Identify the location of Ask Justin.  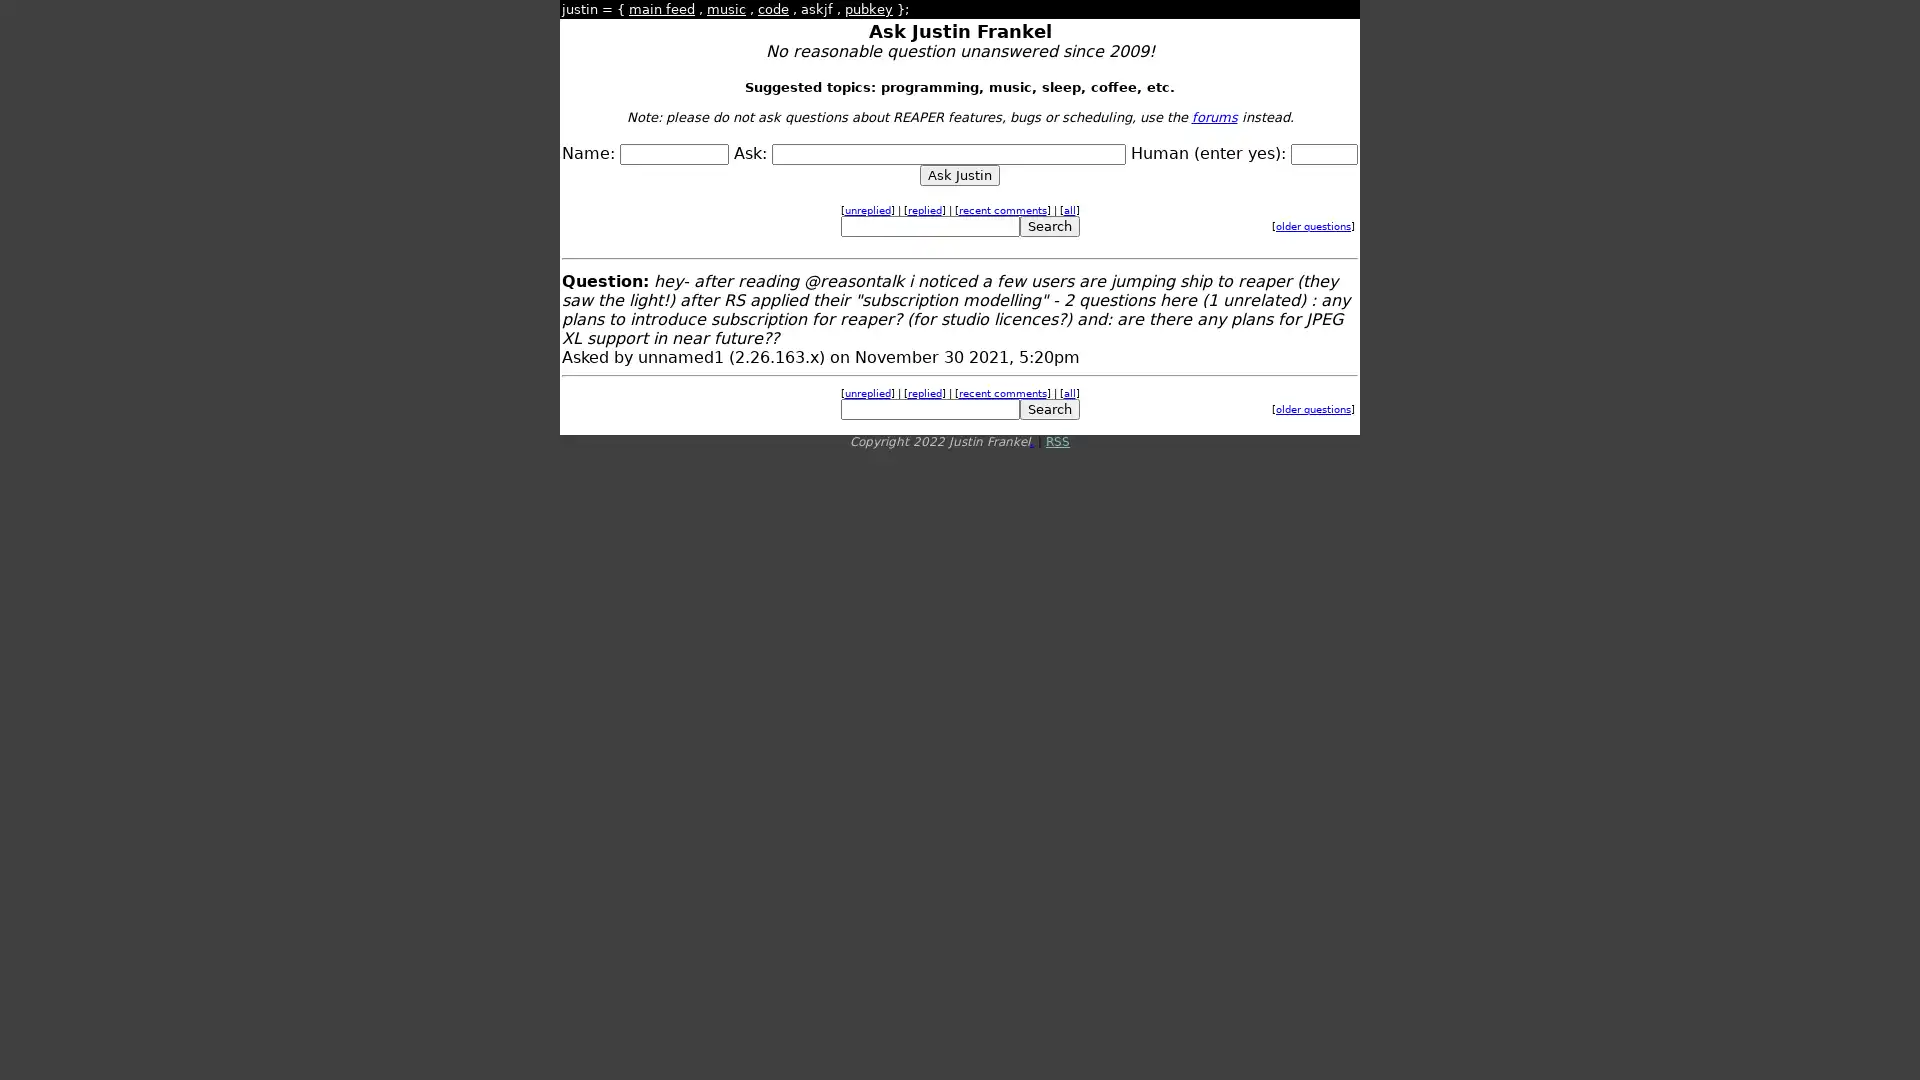
(960, 174).